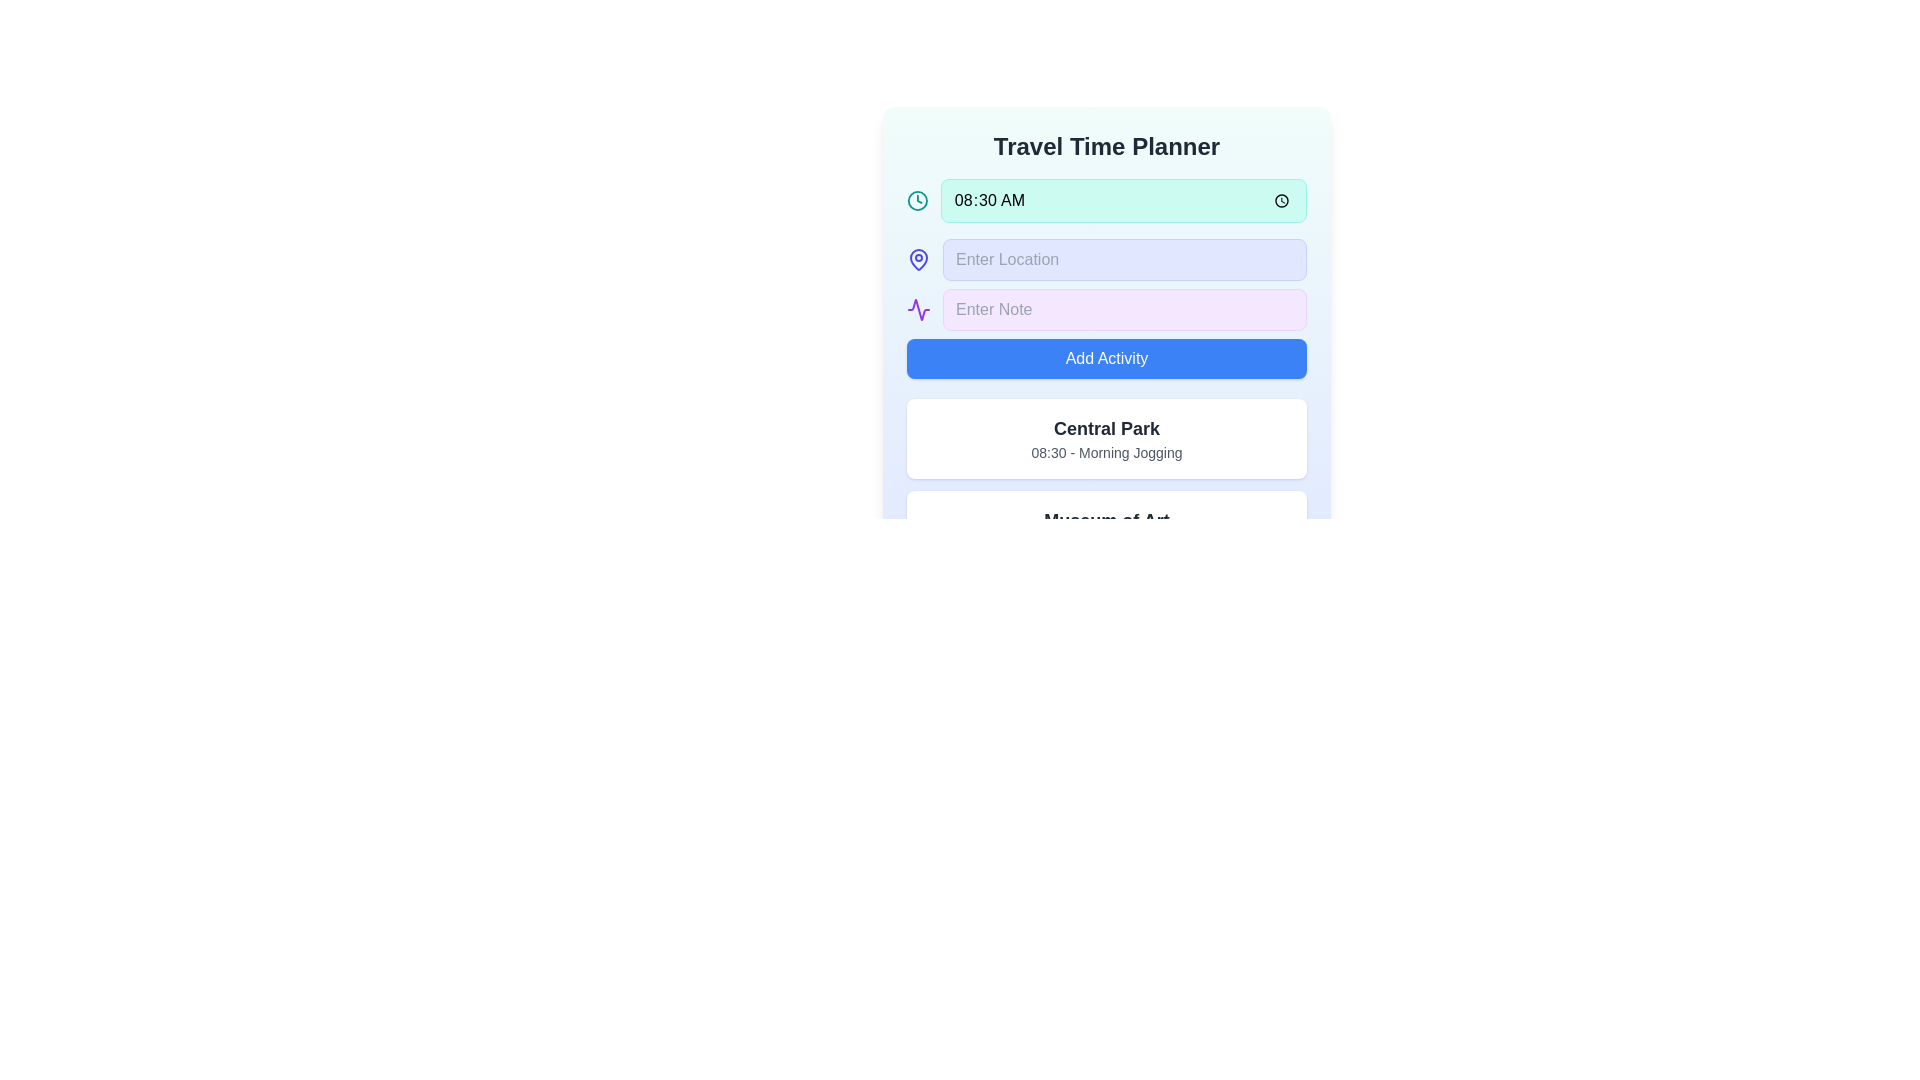 The image size is (1920, 1080). Describe the element at coordinates (917, 257) in the screenshot. I see `the location pin icon, which is decorative and positioned adjacent to the 'Enter Location' text field in the top left section of the interface` at that location.